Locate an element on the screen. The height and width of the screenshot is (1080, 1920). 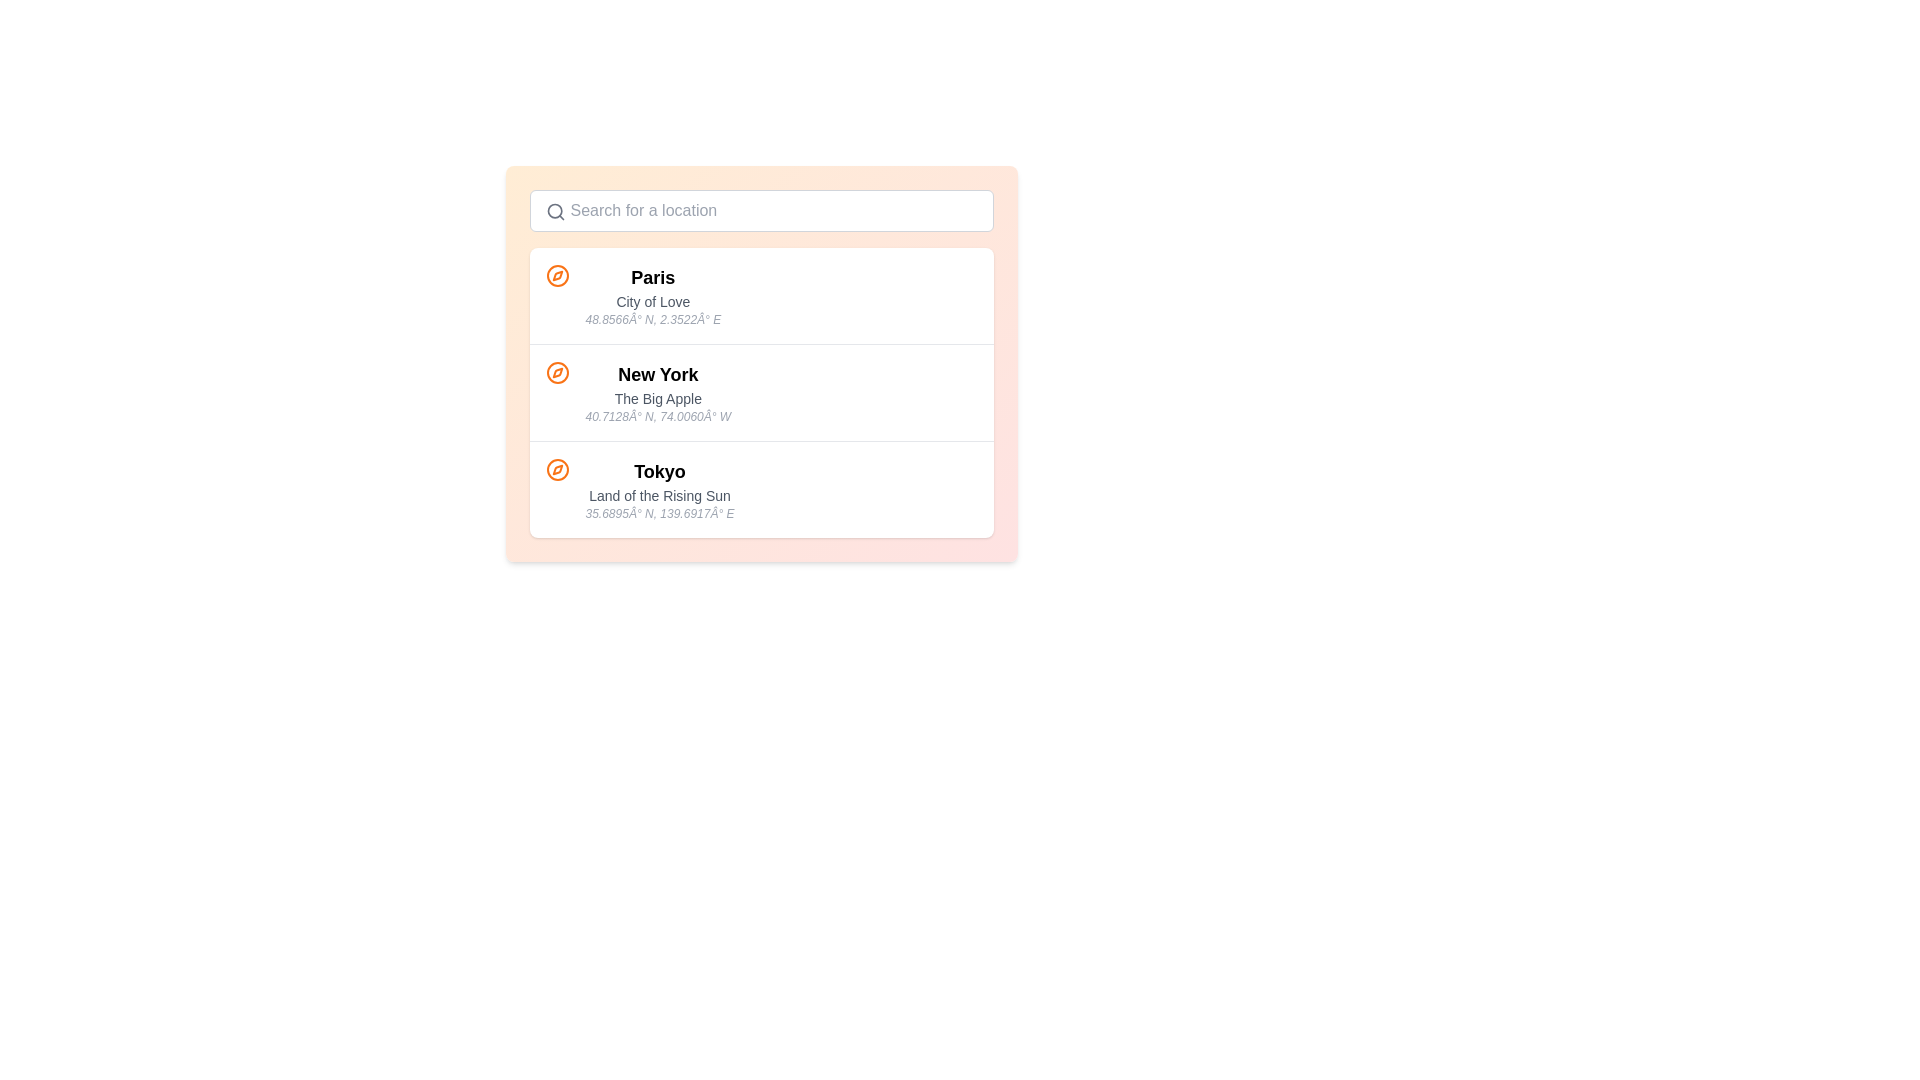
the text label displaying 'Tokyo', which is the primary title in the third entry of a vertically-stacked list of locations is located at coordinates (660, 471).